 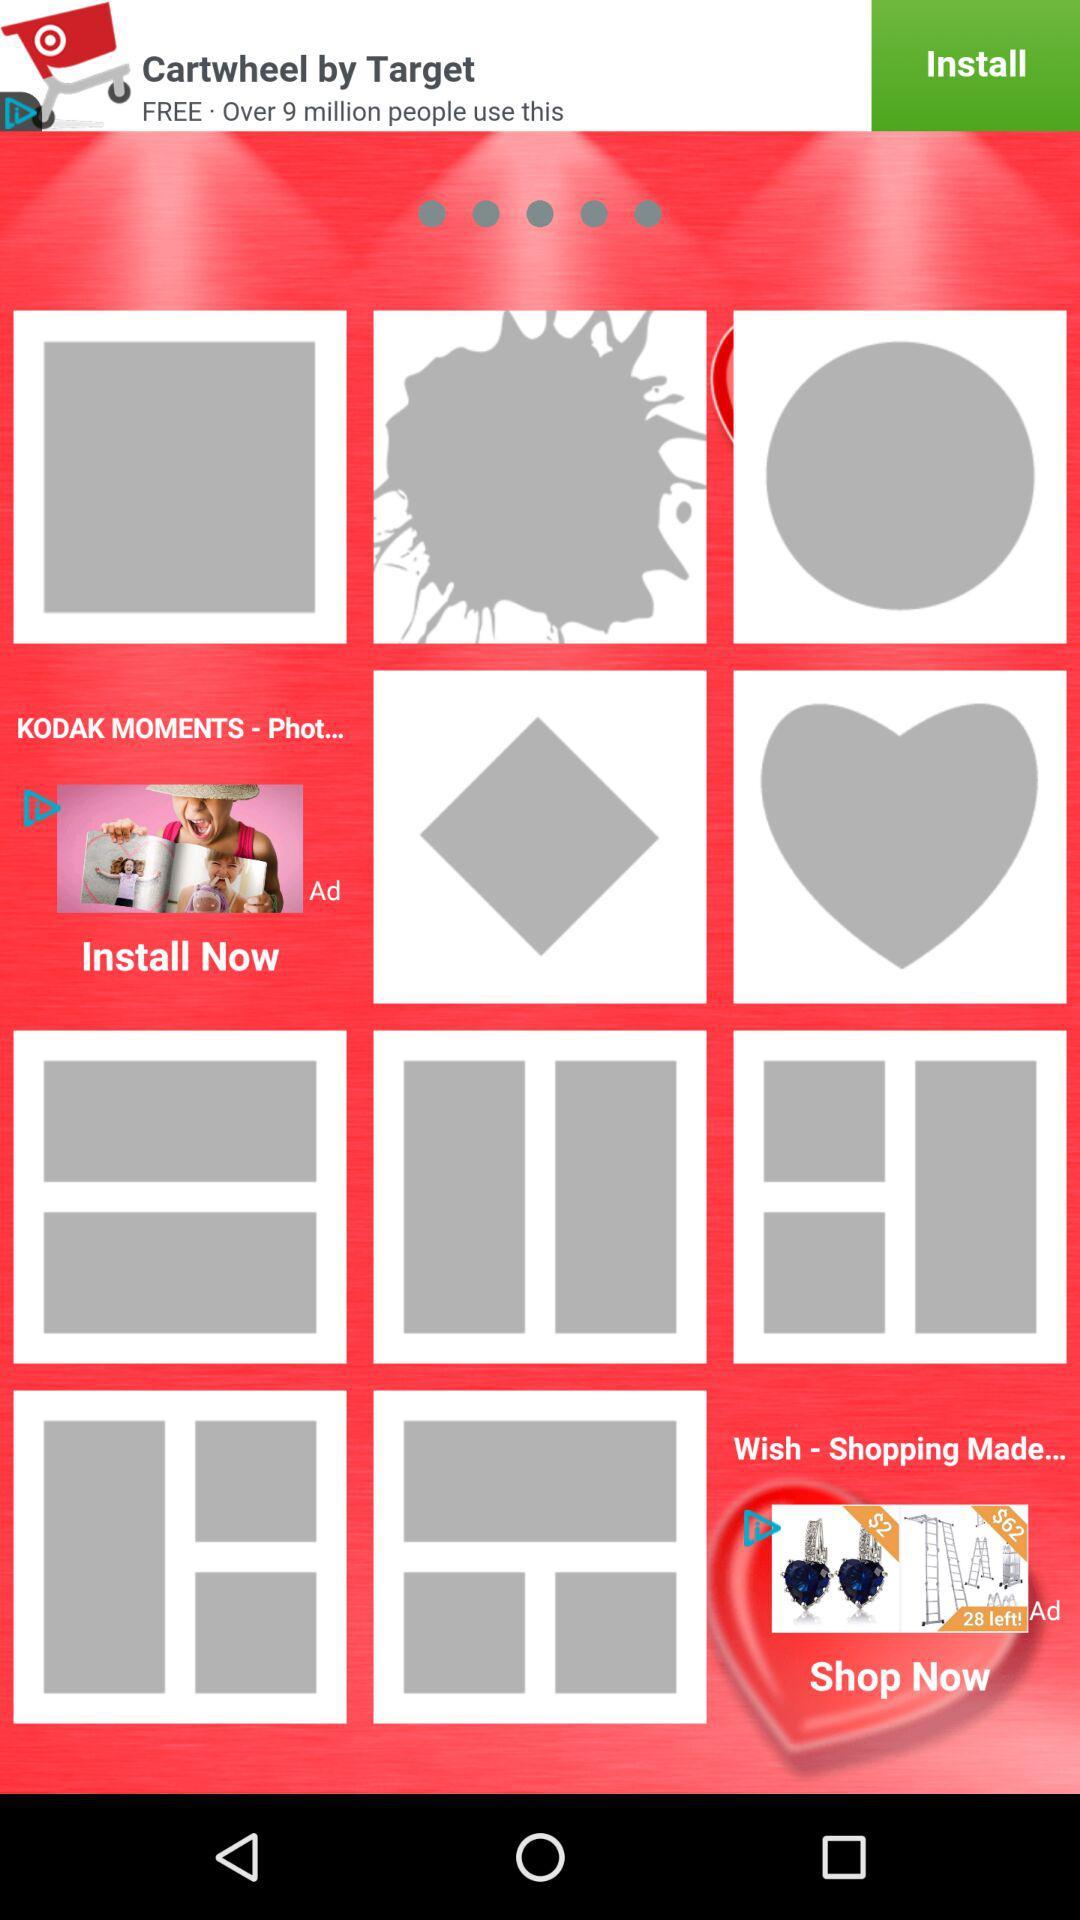 What do you see at coordinates (898, 836) in the screenshot?
I see `symbol of love` at bounding box center [898, 836].